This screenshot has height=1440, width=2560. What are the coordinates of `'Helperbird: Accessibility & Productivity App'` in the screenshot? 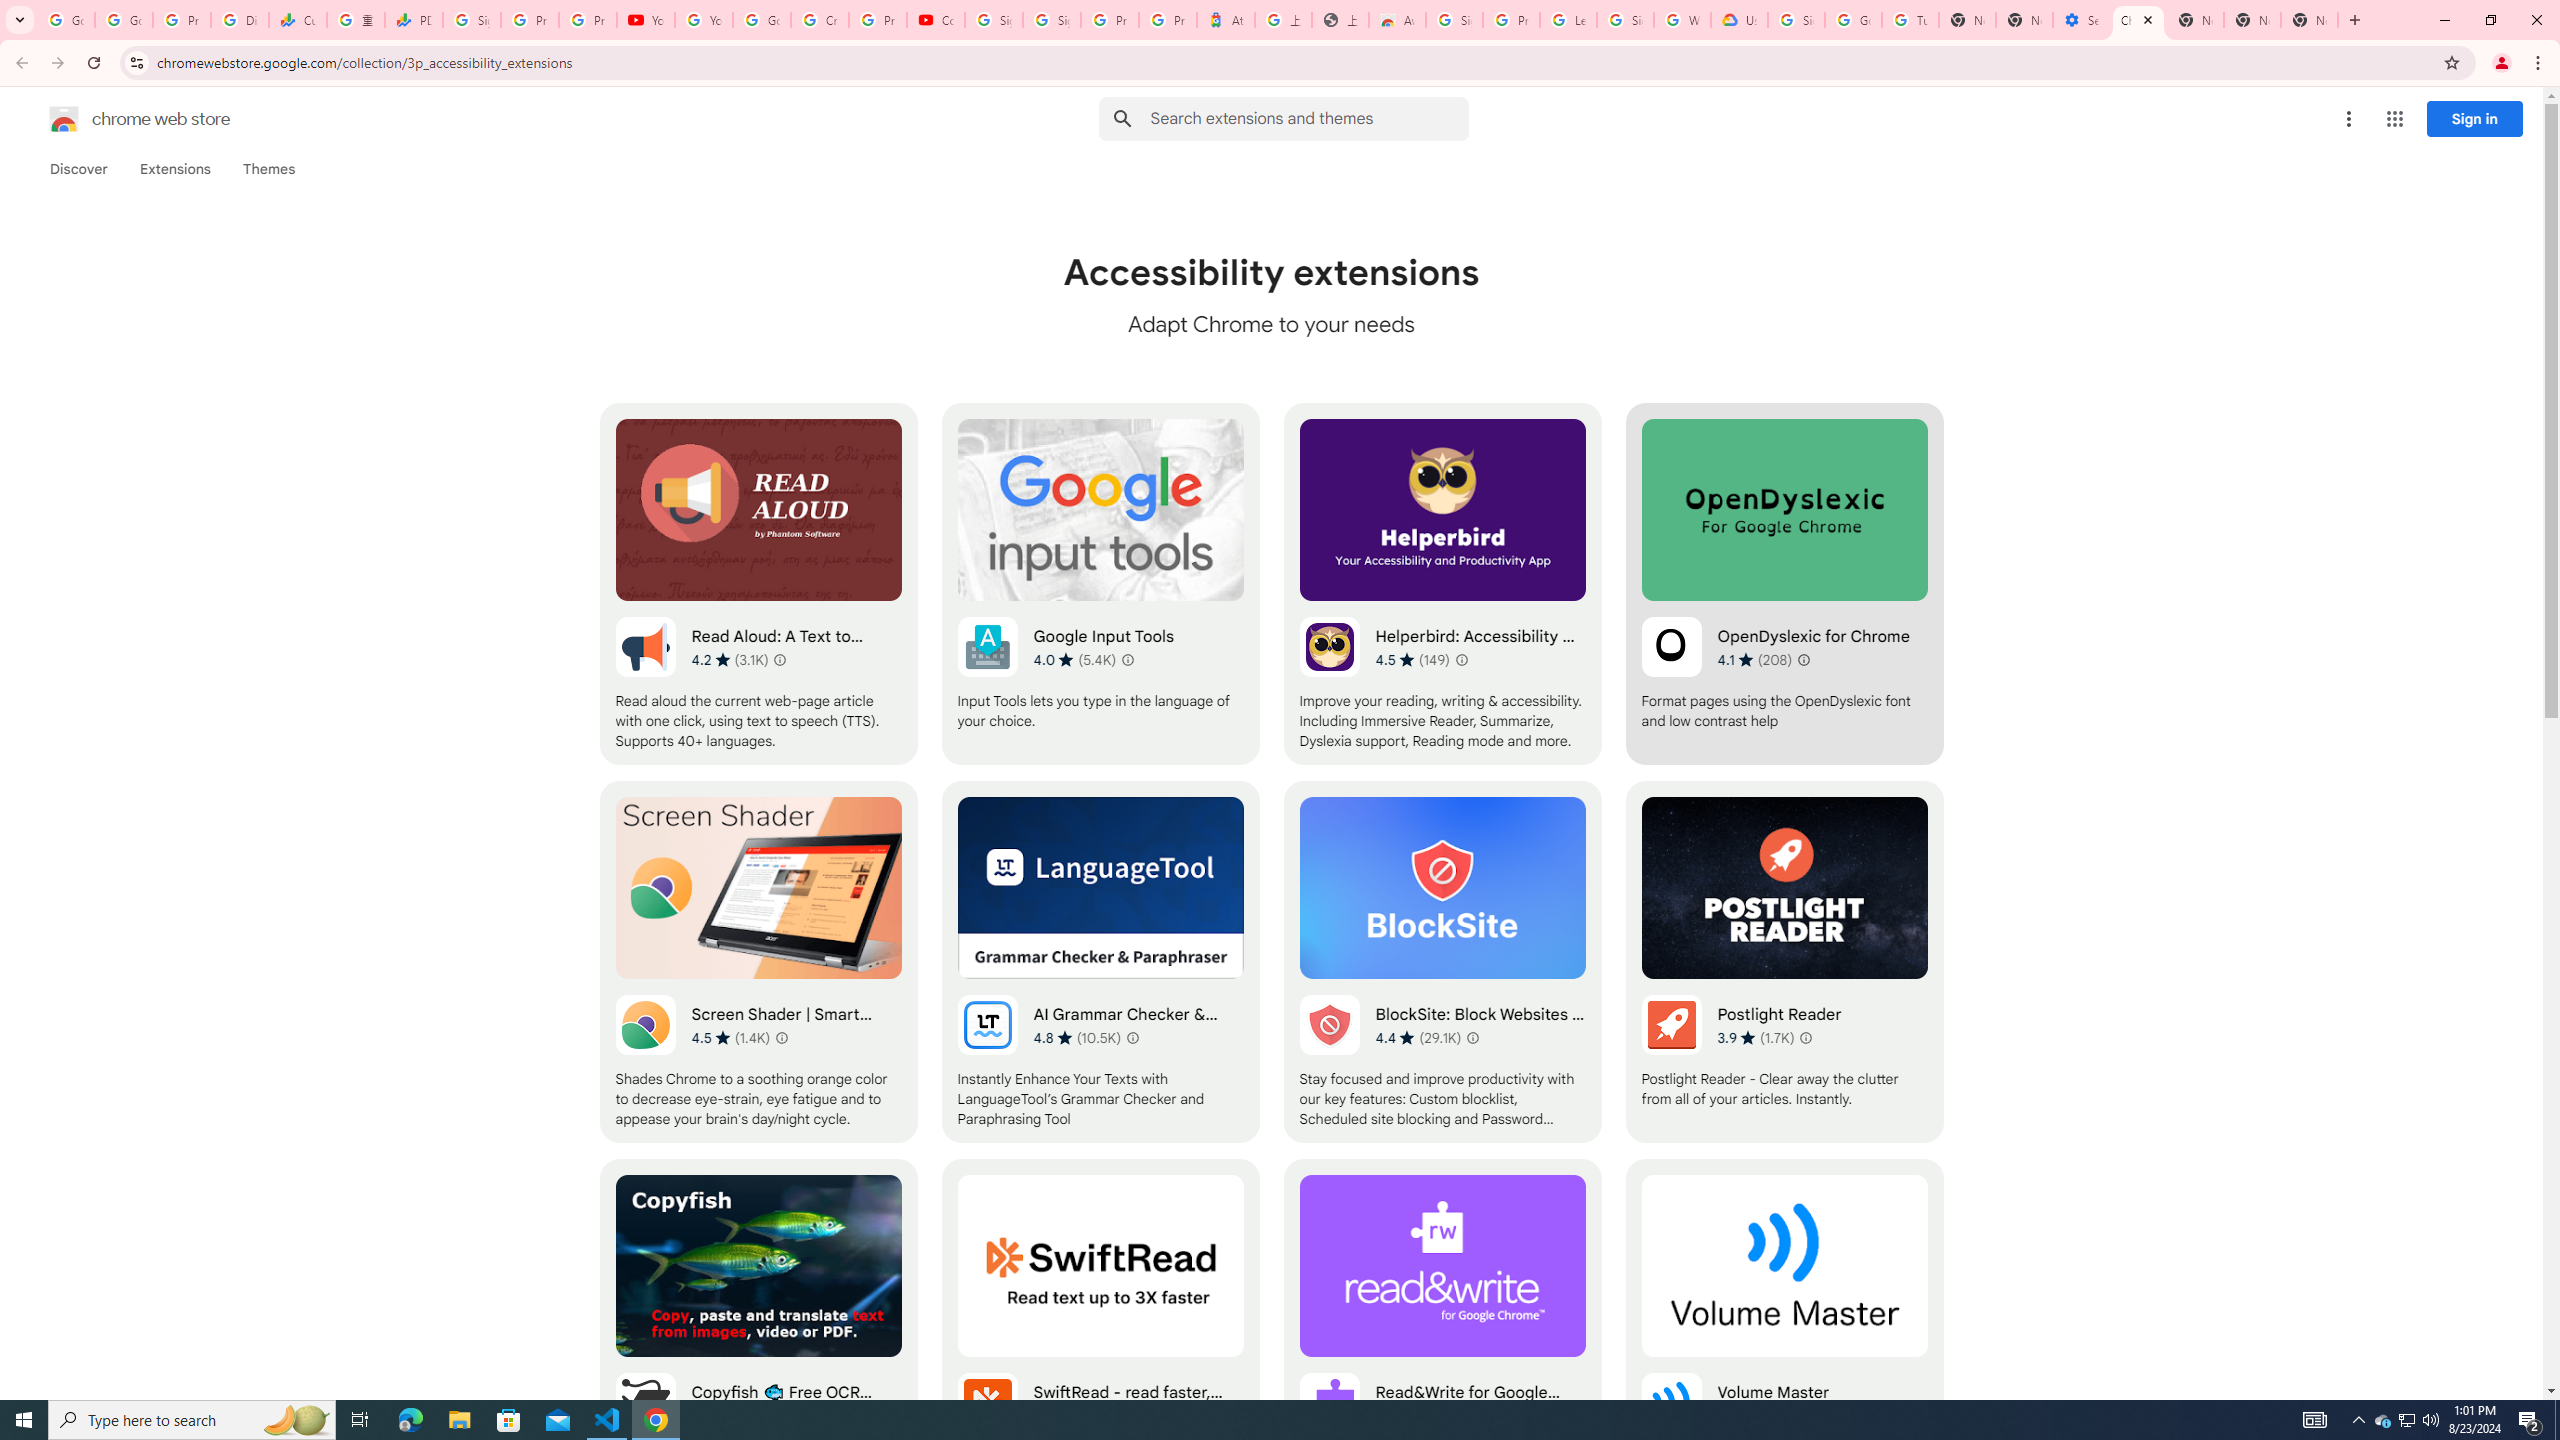 It's located at (1442, 582).